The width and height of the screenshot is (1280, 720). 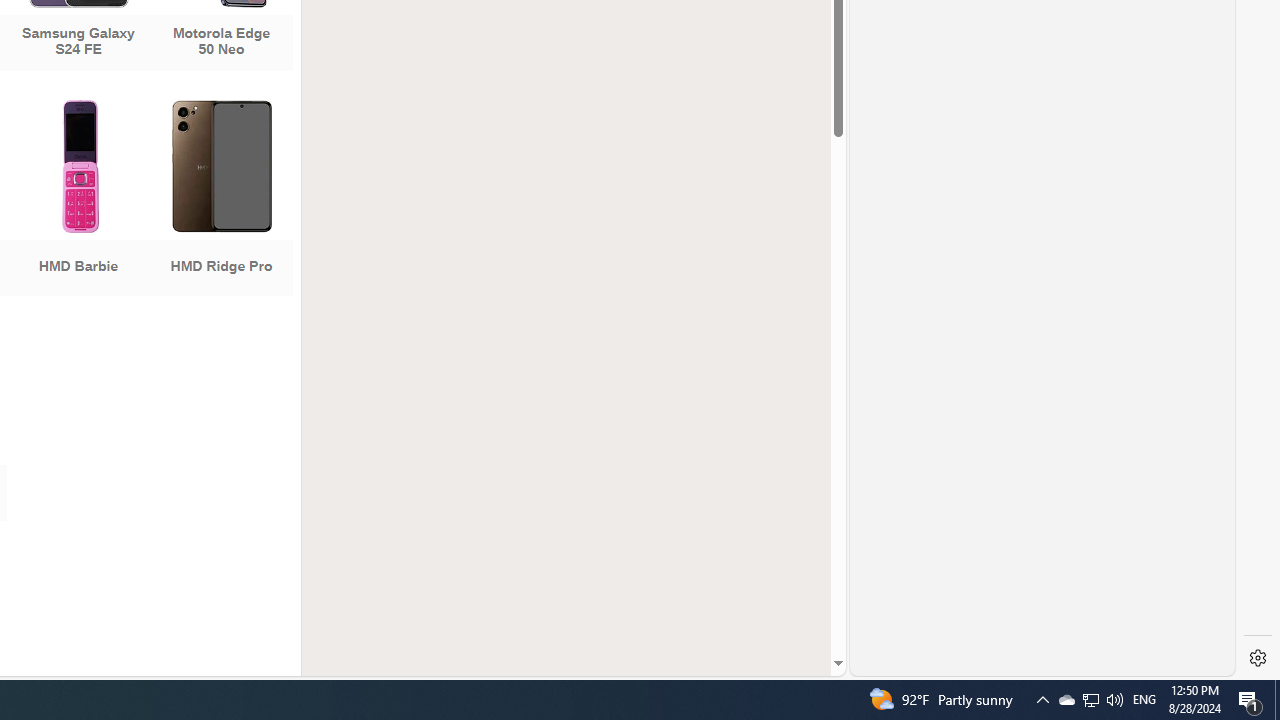 What do you see at coordinates (1257, 658) in the screenshot?
I see `'Settings'` at bounding box center [1257, 658].